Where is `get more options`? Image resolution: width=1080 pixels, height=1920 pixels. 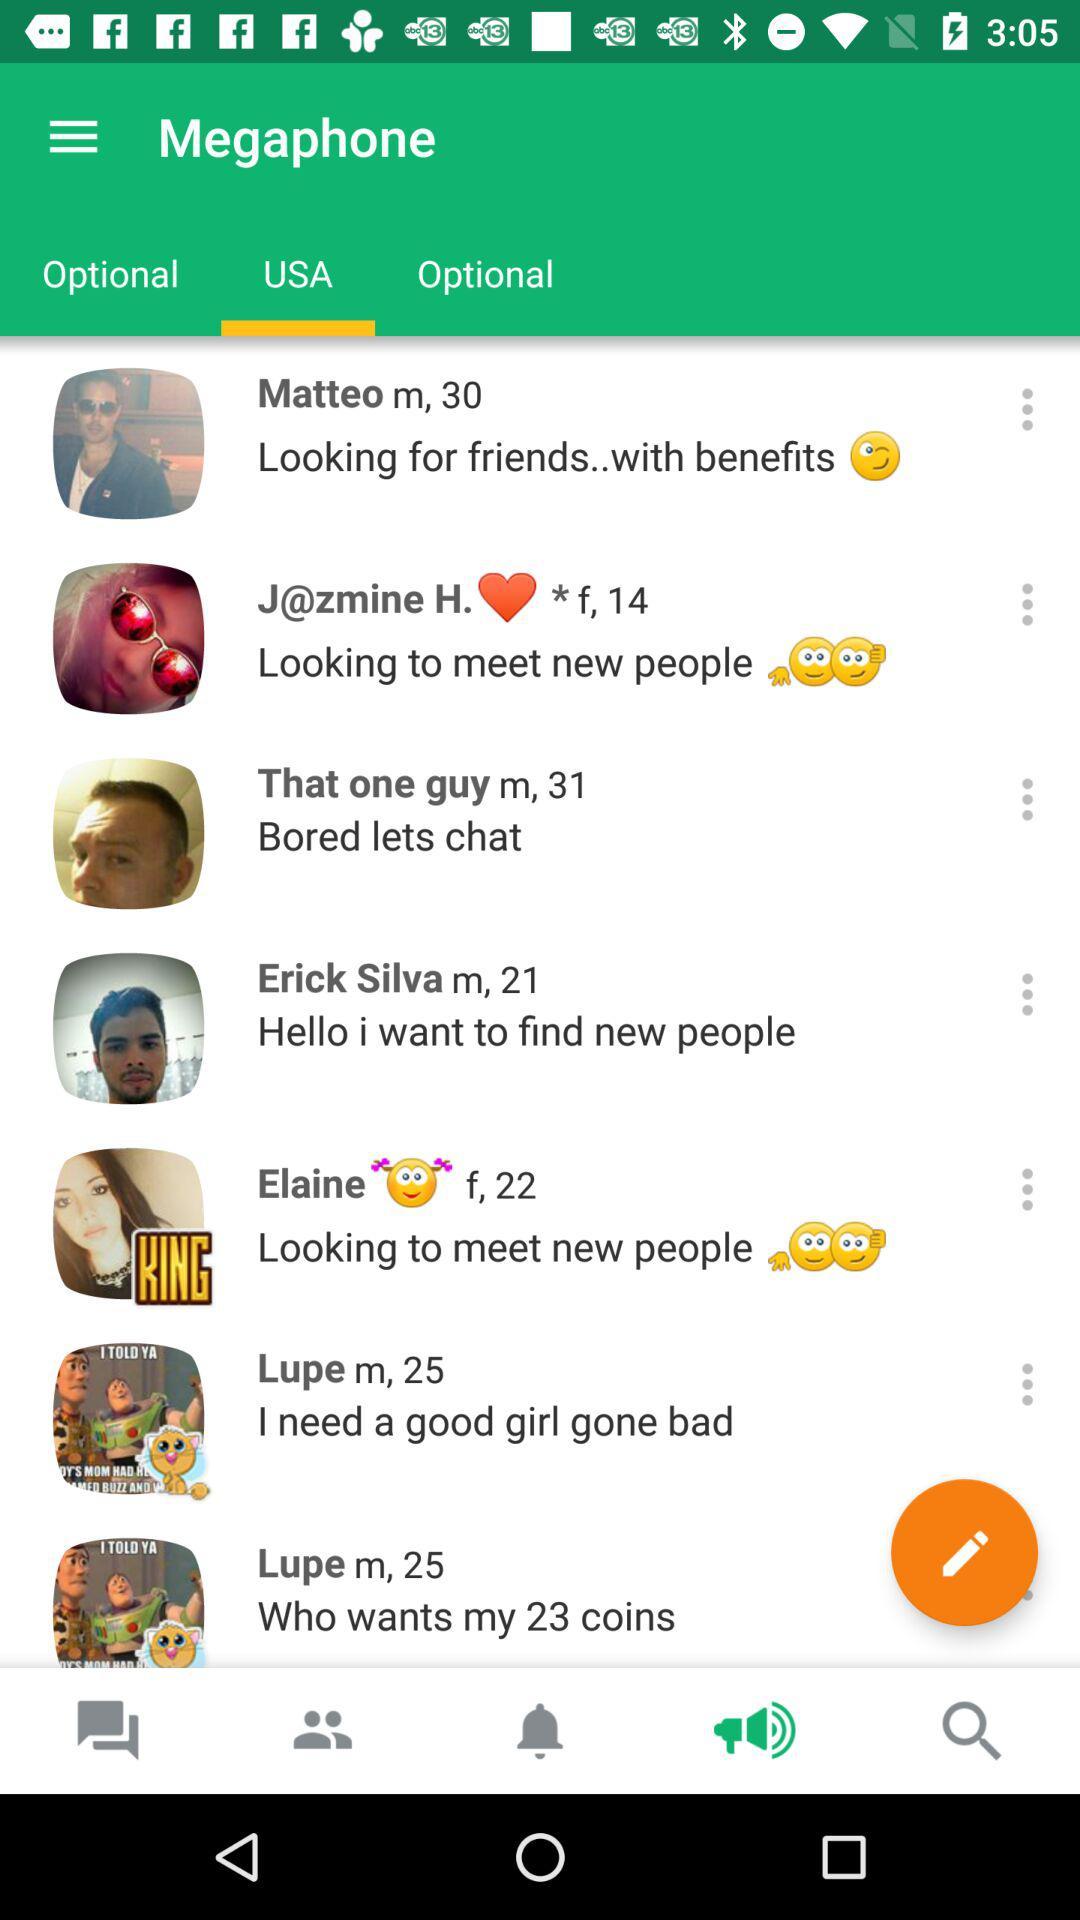 get more options is located at coordinates (1027, 798).